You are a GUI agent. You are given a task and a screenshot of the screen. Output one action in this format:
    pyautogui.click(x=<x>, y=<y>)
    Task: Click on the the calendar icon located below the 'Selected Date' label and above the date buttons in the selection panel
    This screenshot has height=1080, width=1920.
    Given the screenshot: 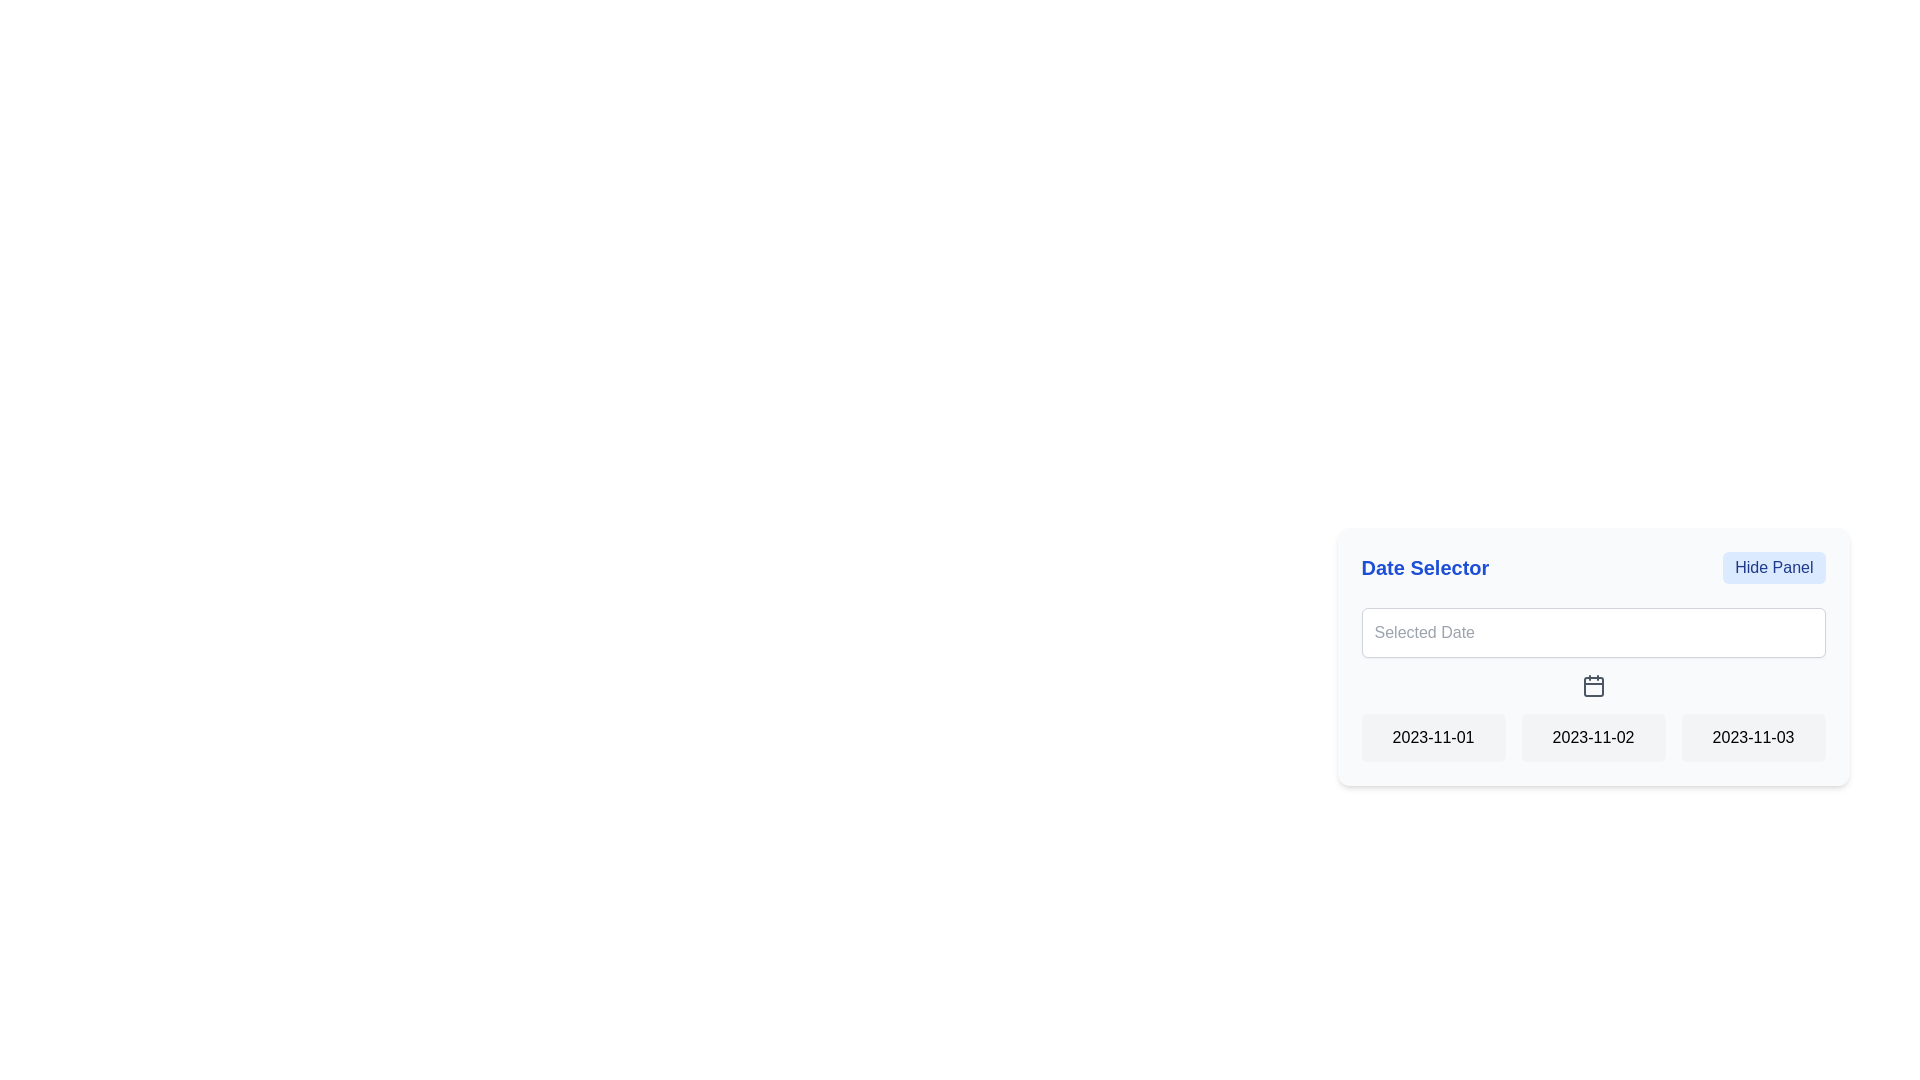 What is the action you would take?
    pyautogui.click(x=1592, y=684)
    